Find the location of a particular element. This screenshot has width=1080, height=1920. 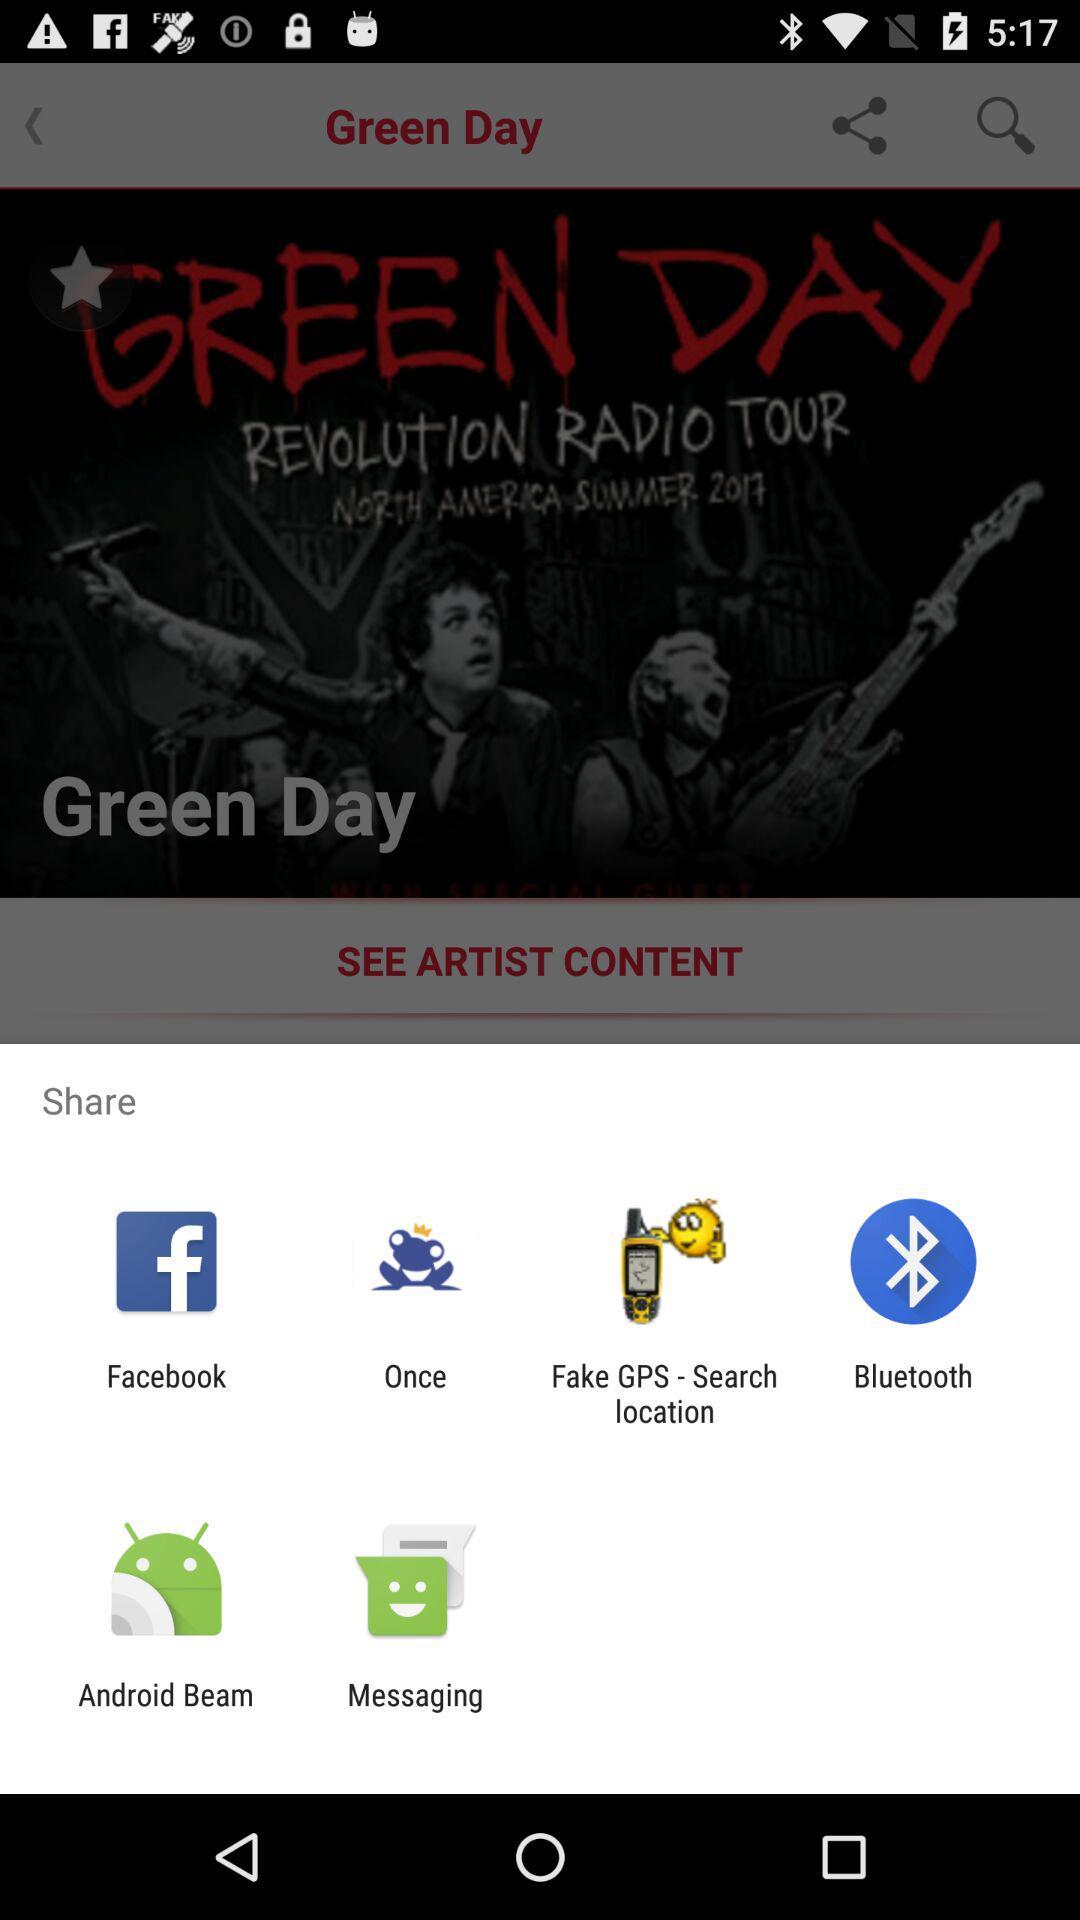

item to the right of the facebook app is located at coordinates (414, 1392).